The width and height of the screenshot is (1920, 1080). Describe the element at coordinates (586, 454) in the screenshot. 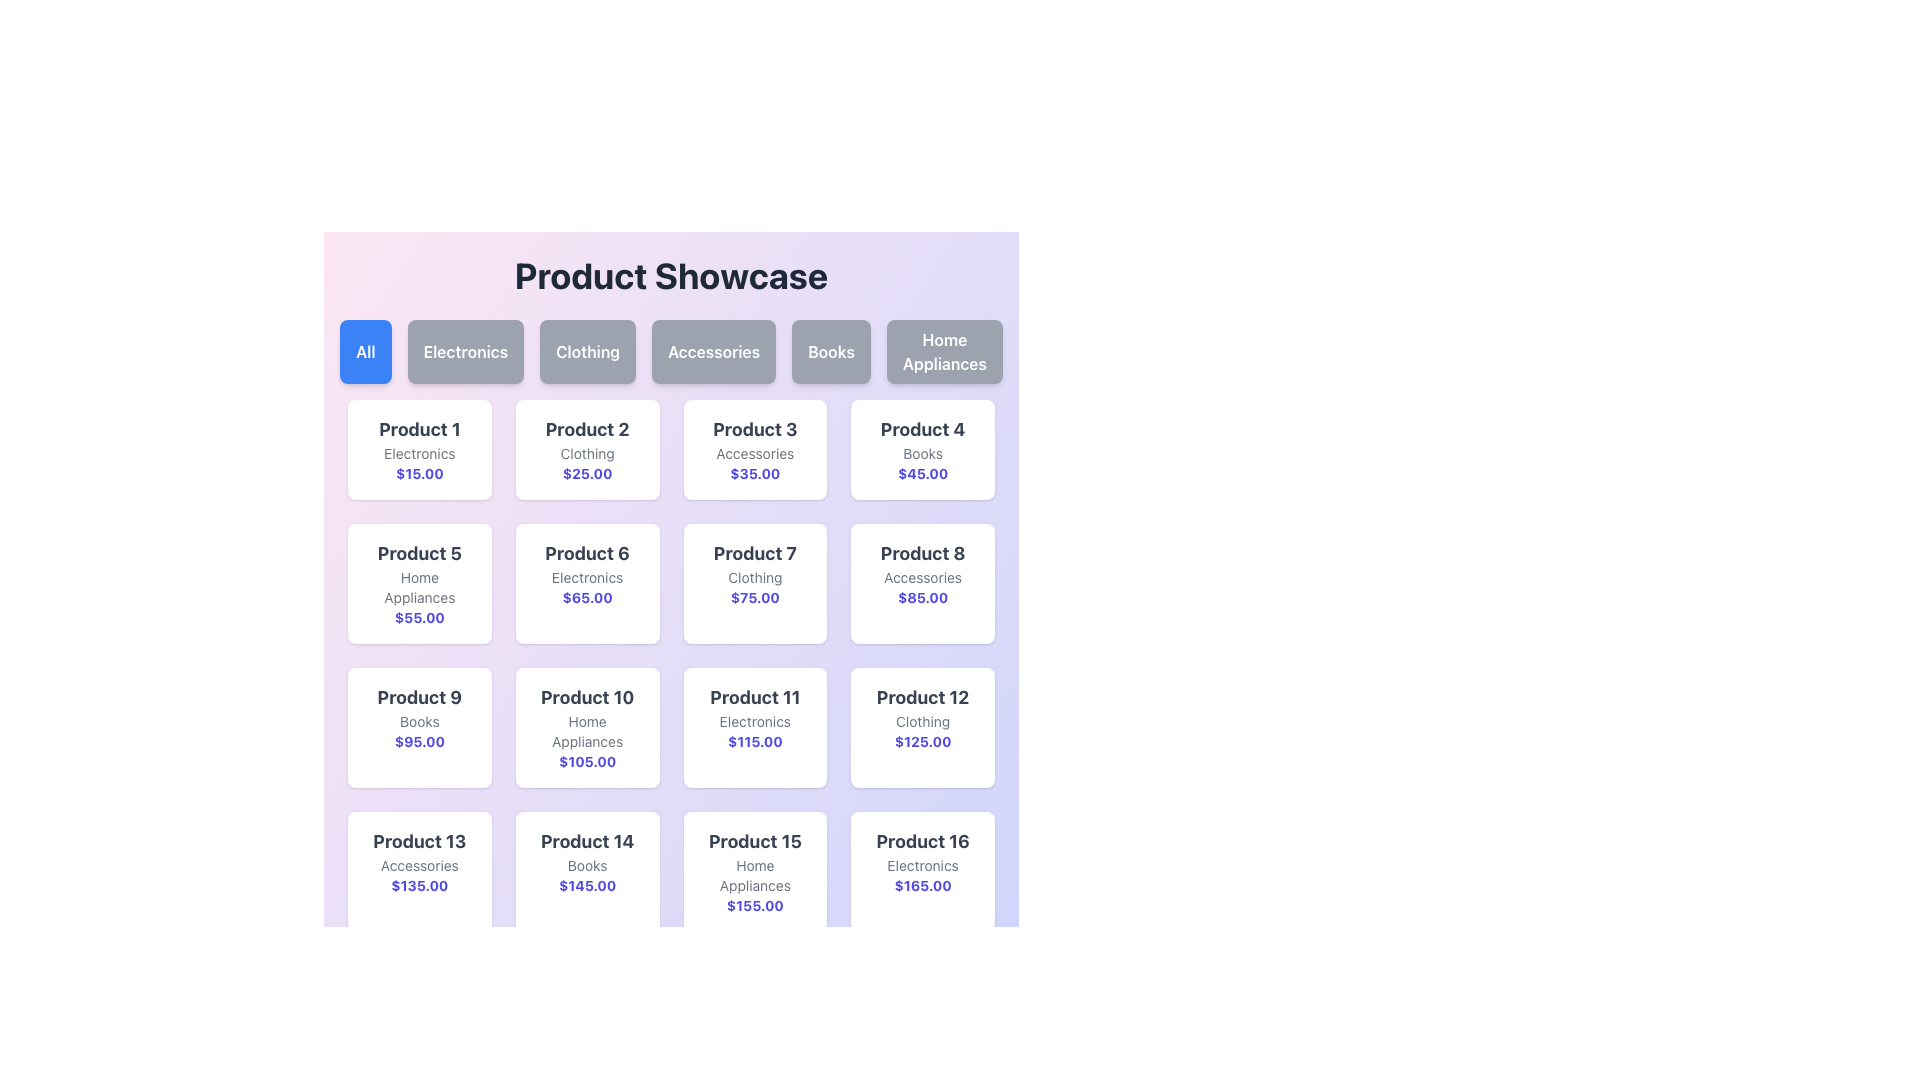

I see `text from the 'Clothing' category label located in the card for 'Product 2', which is positioned below the title and above the price` at that location.